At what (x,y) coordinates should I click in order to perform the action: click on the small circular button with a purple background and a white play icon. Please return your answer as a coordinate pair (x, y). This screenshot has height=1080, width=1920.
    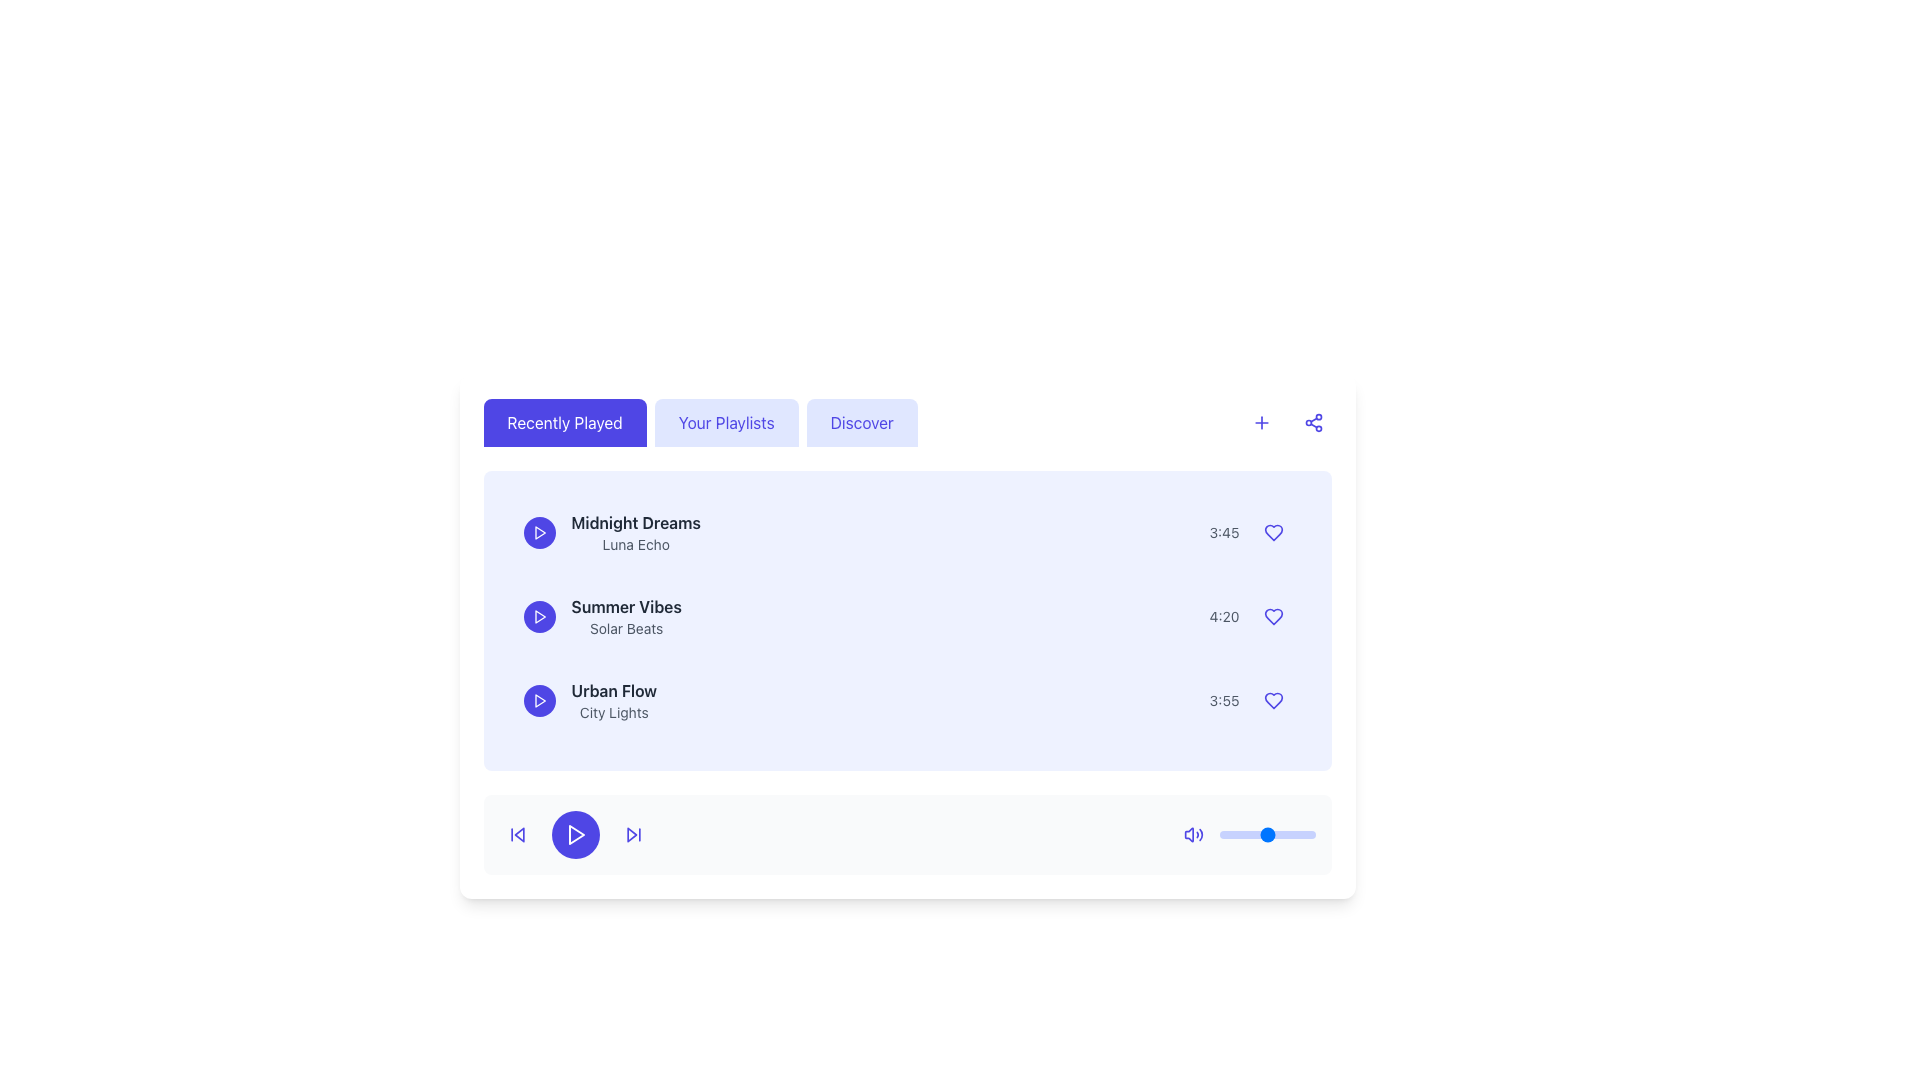
    Looking at the image, I should click on (539, 700).